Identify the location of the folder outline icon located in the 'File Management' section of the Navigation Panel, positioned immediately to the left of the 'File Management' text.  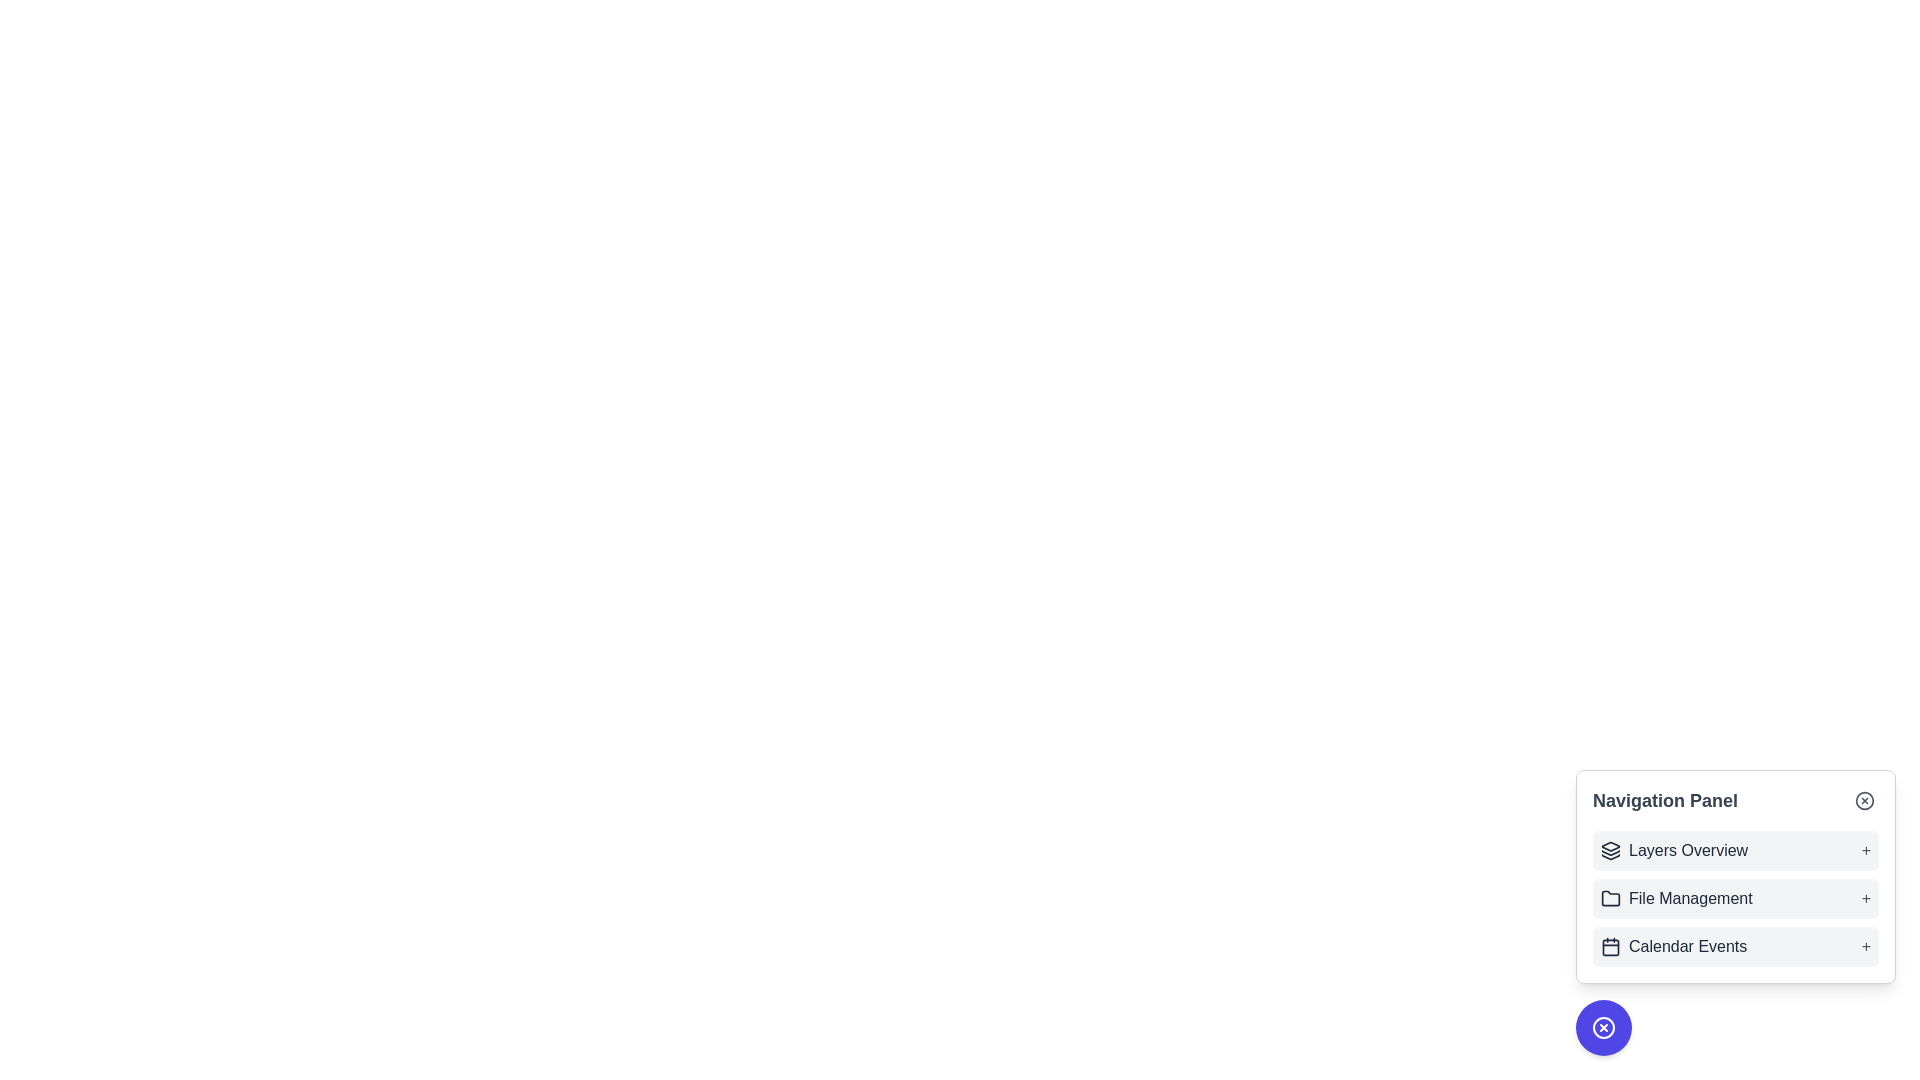
(1611, 897).